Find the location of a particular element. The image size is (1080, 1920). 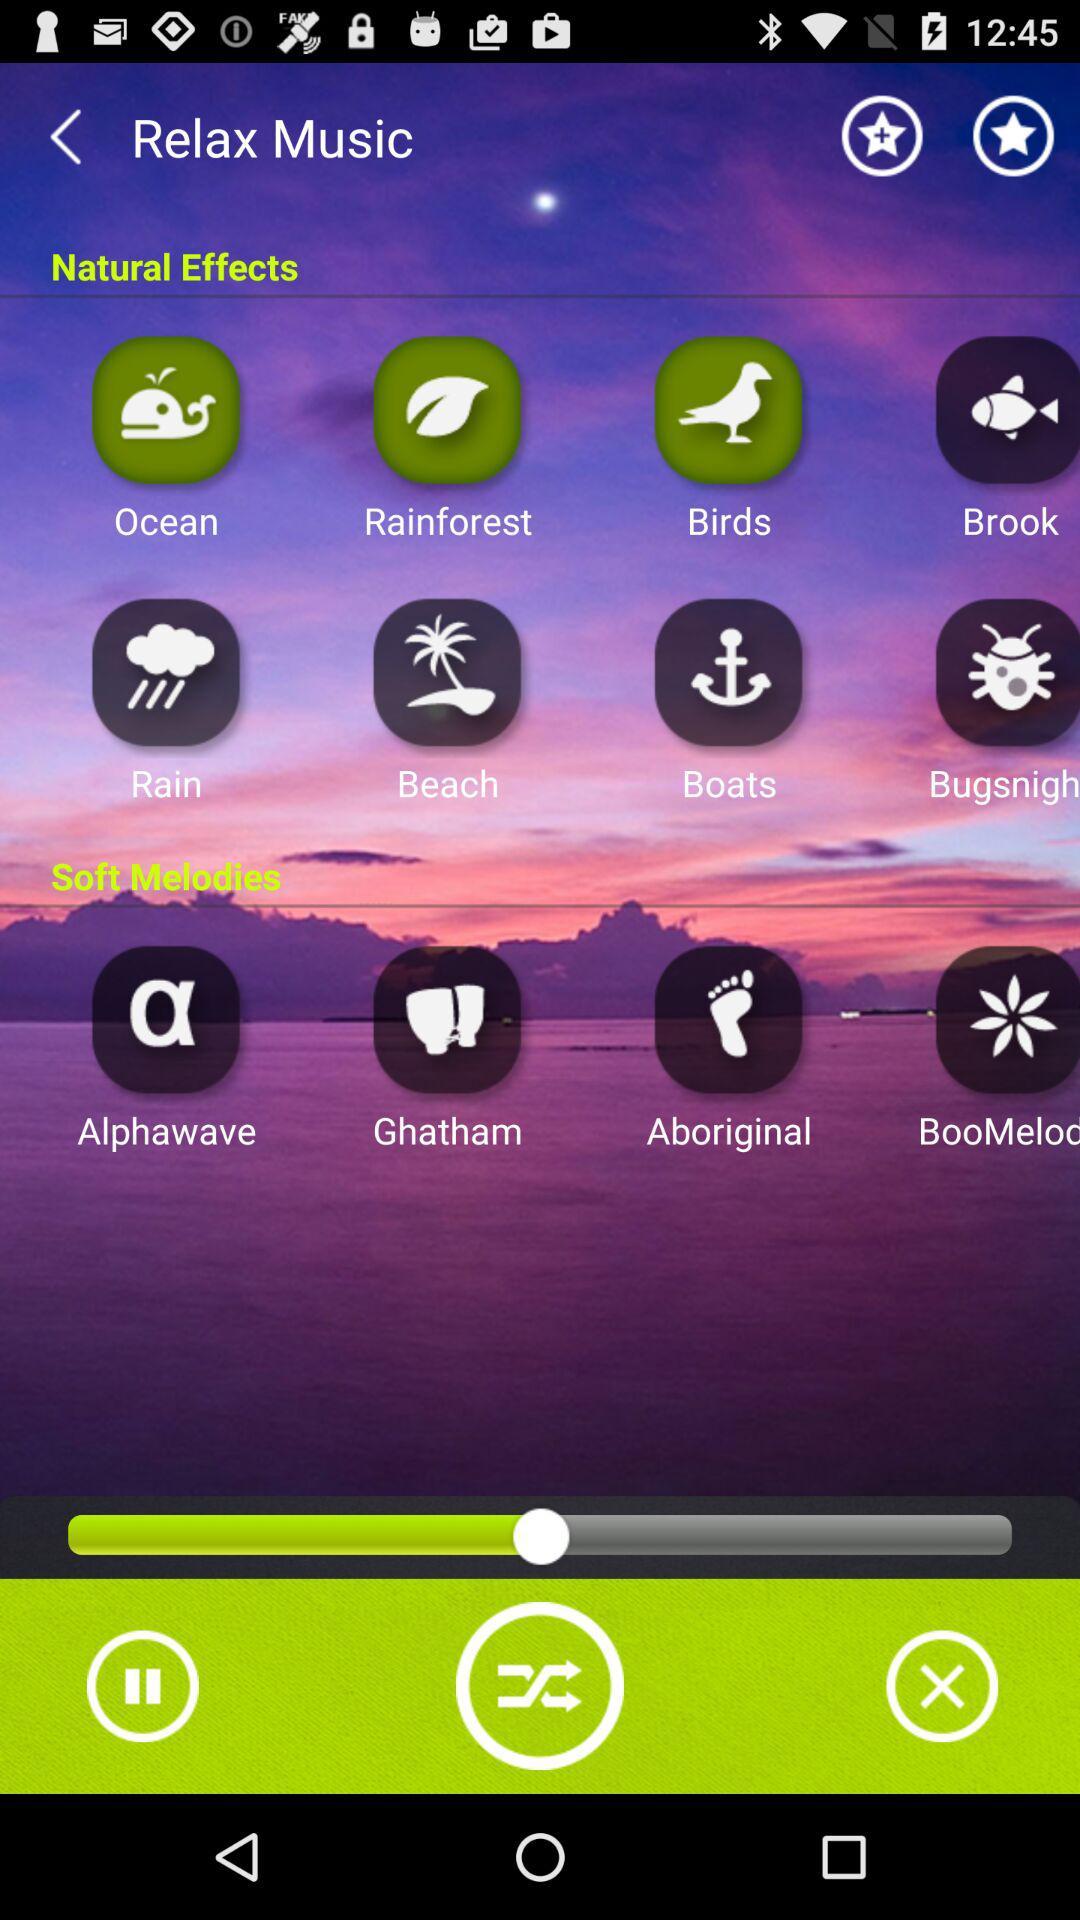

opens alphawave is located at coordinates (165, 1018).